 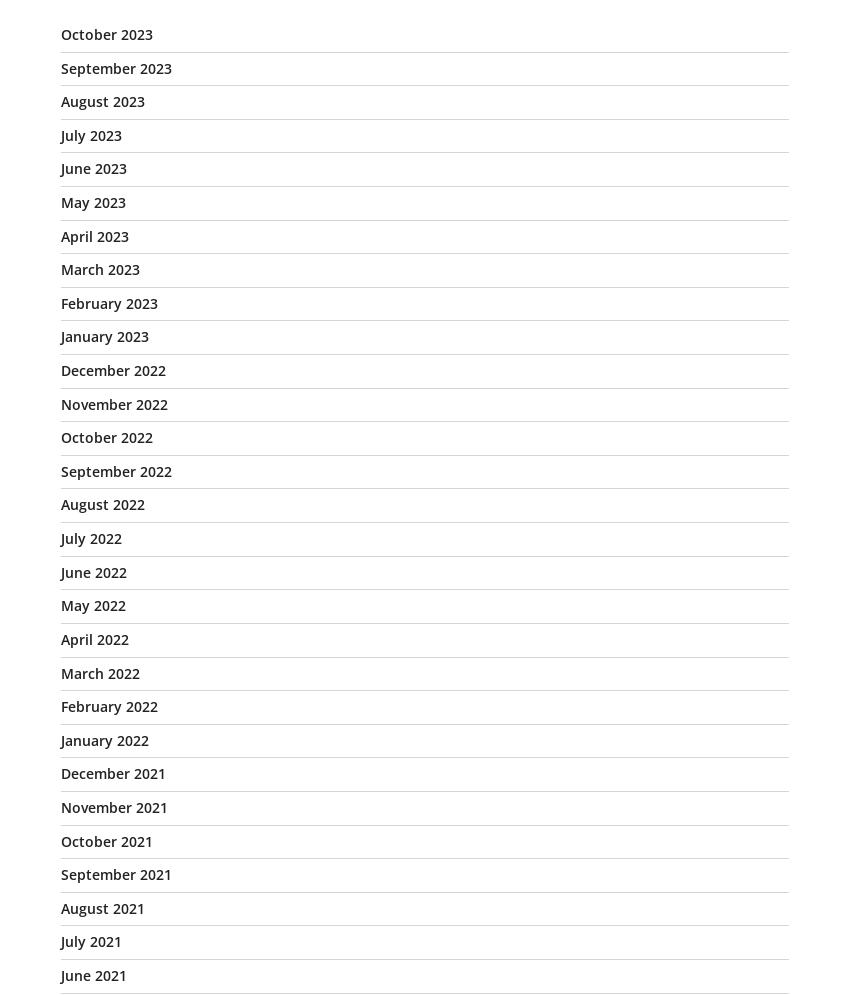 I want to click on 'December 2021', so click(x=112, y=773).